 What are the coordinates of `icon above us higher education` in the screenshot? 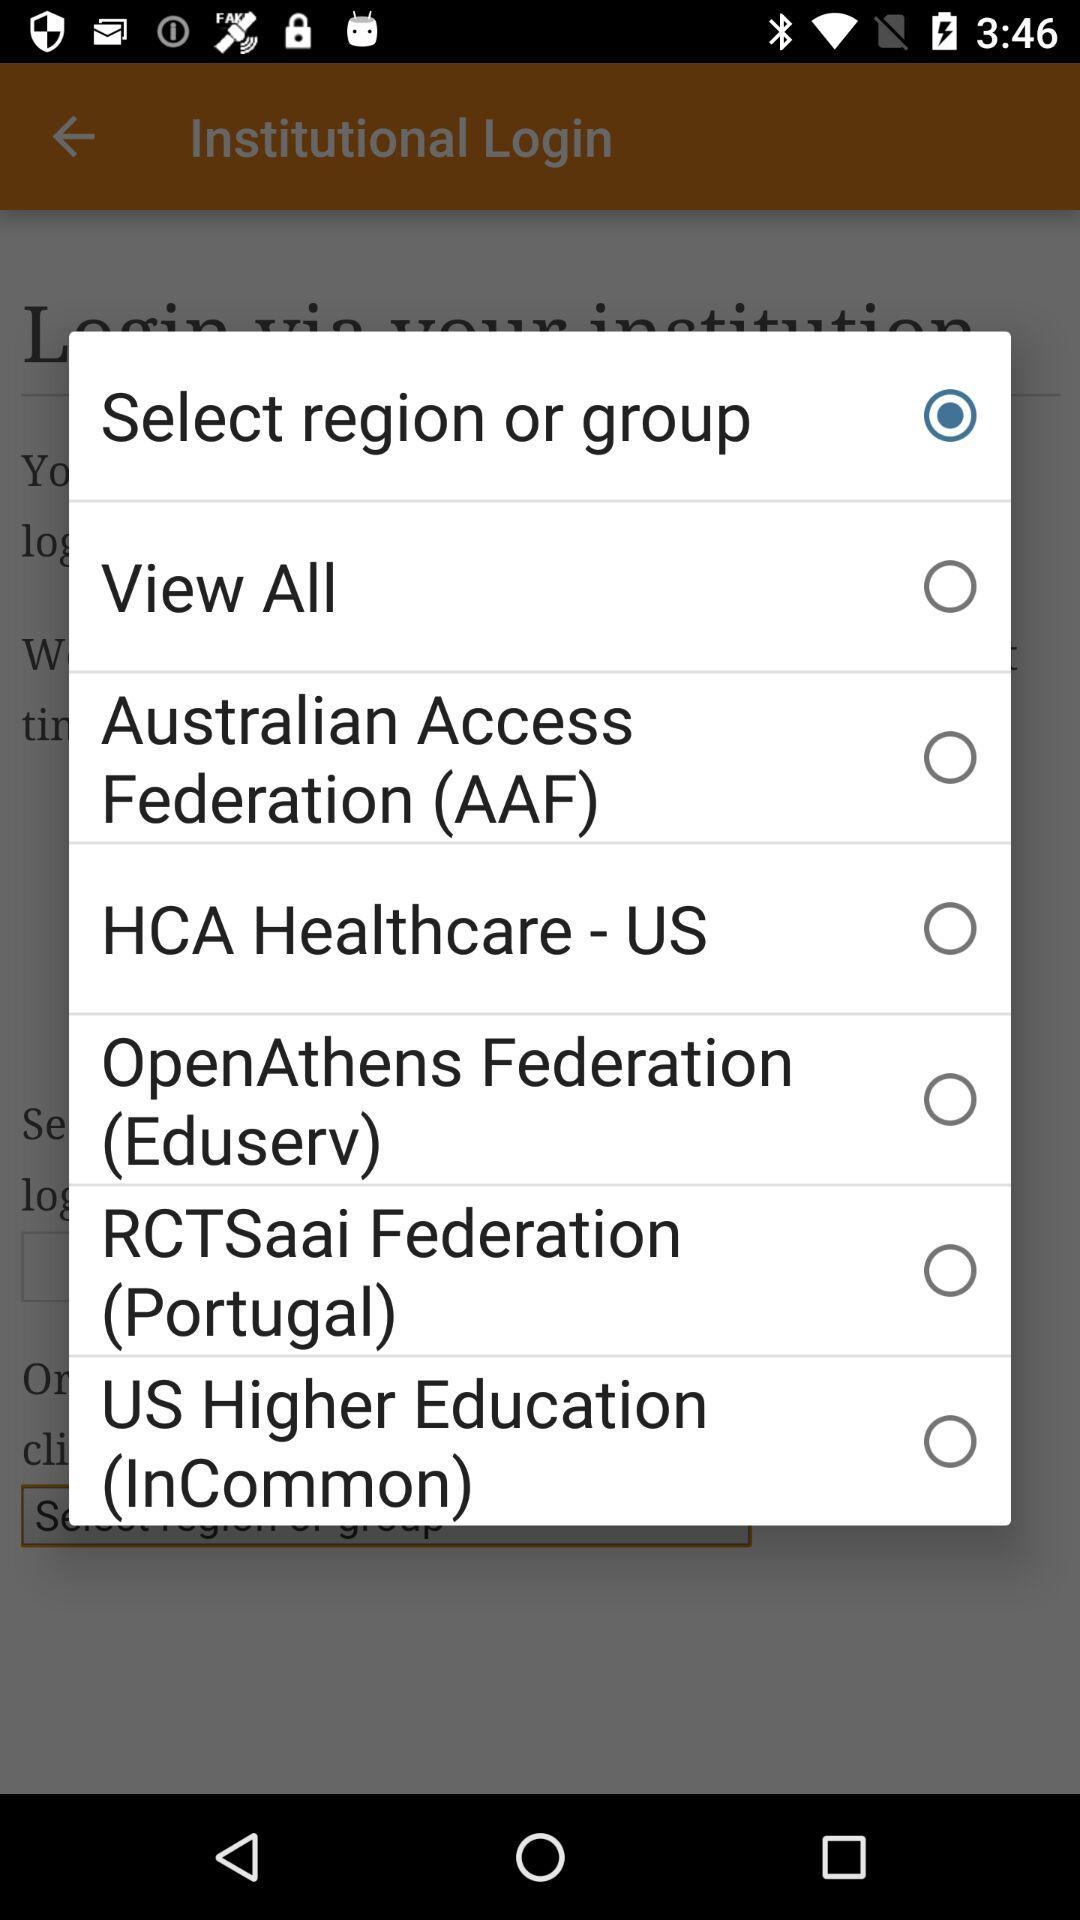 It's located at (540, 1269).